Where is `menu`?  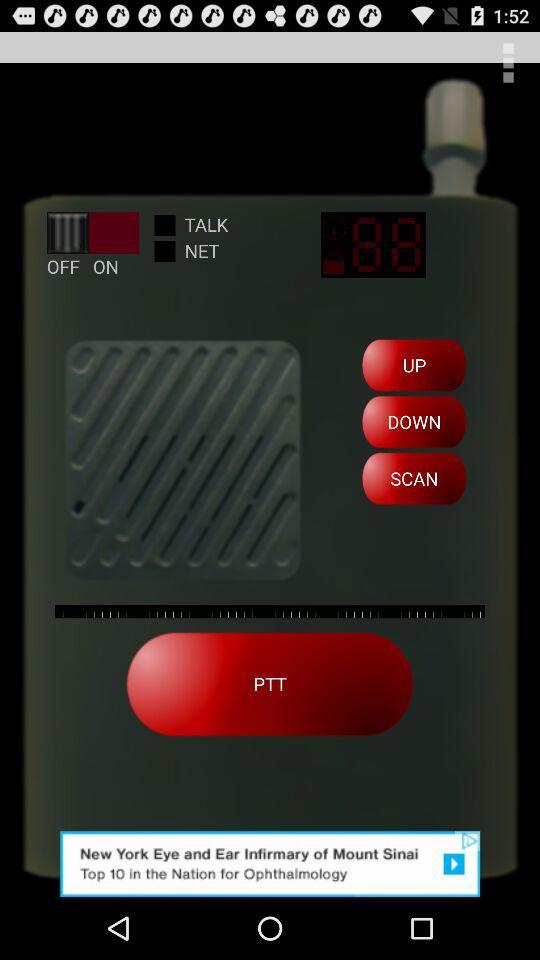 menu is located at coordinates (508, 62).